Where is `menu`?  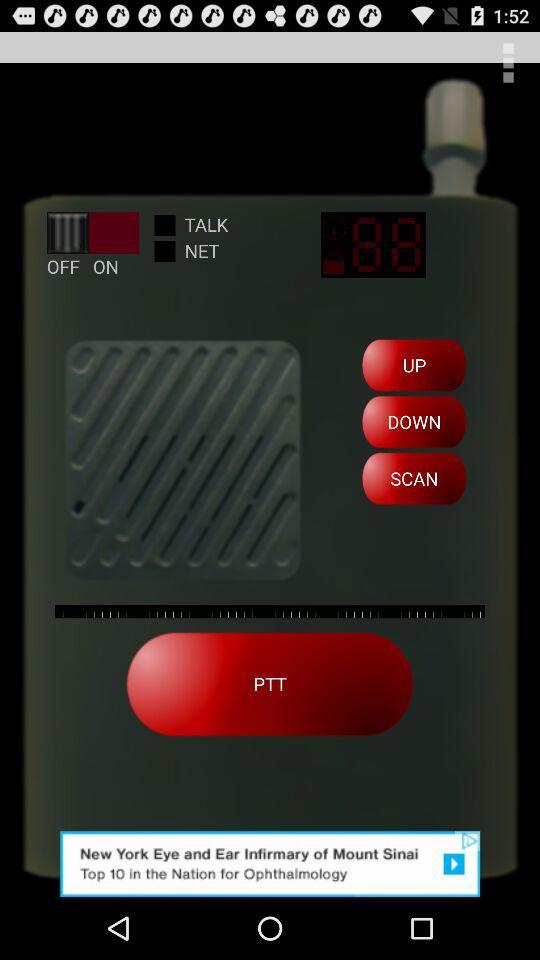 menu is located at coordinates (508, 62).